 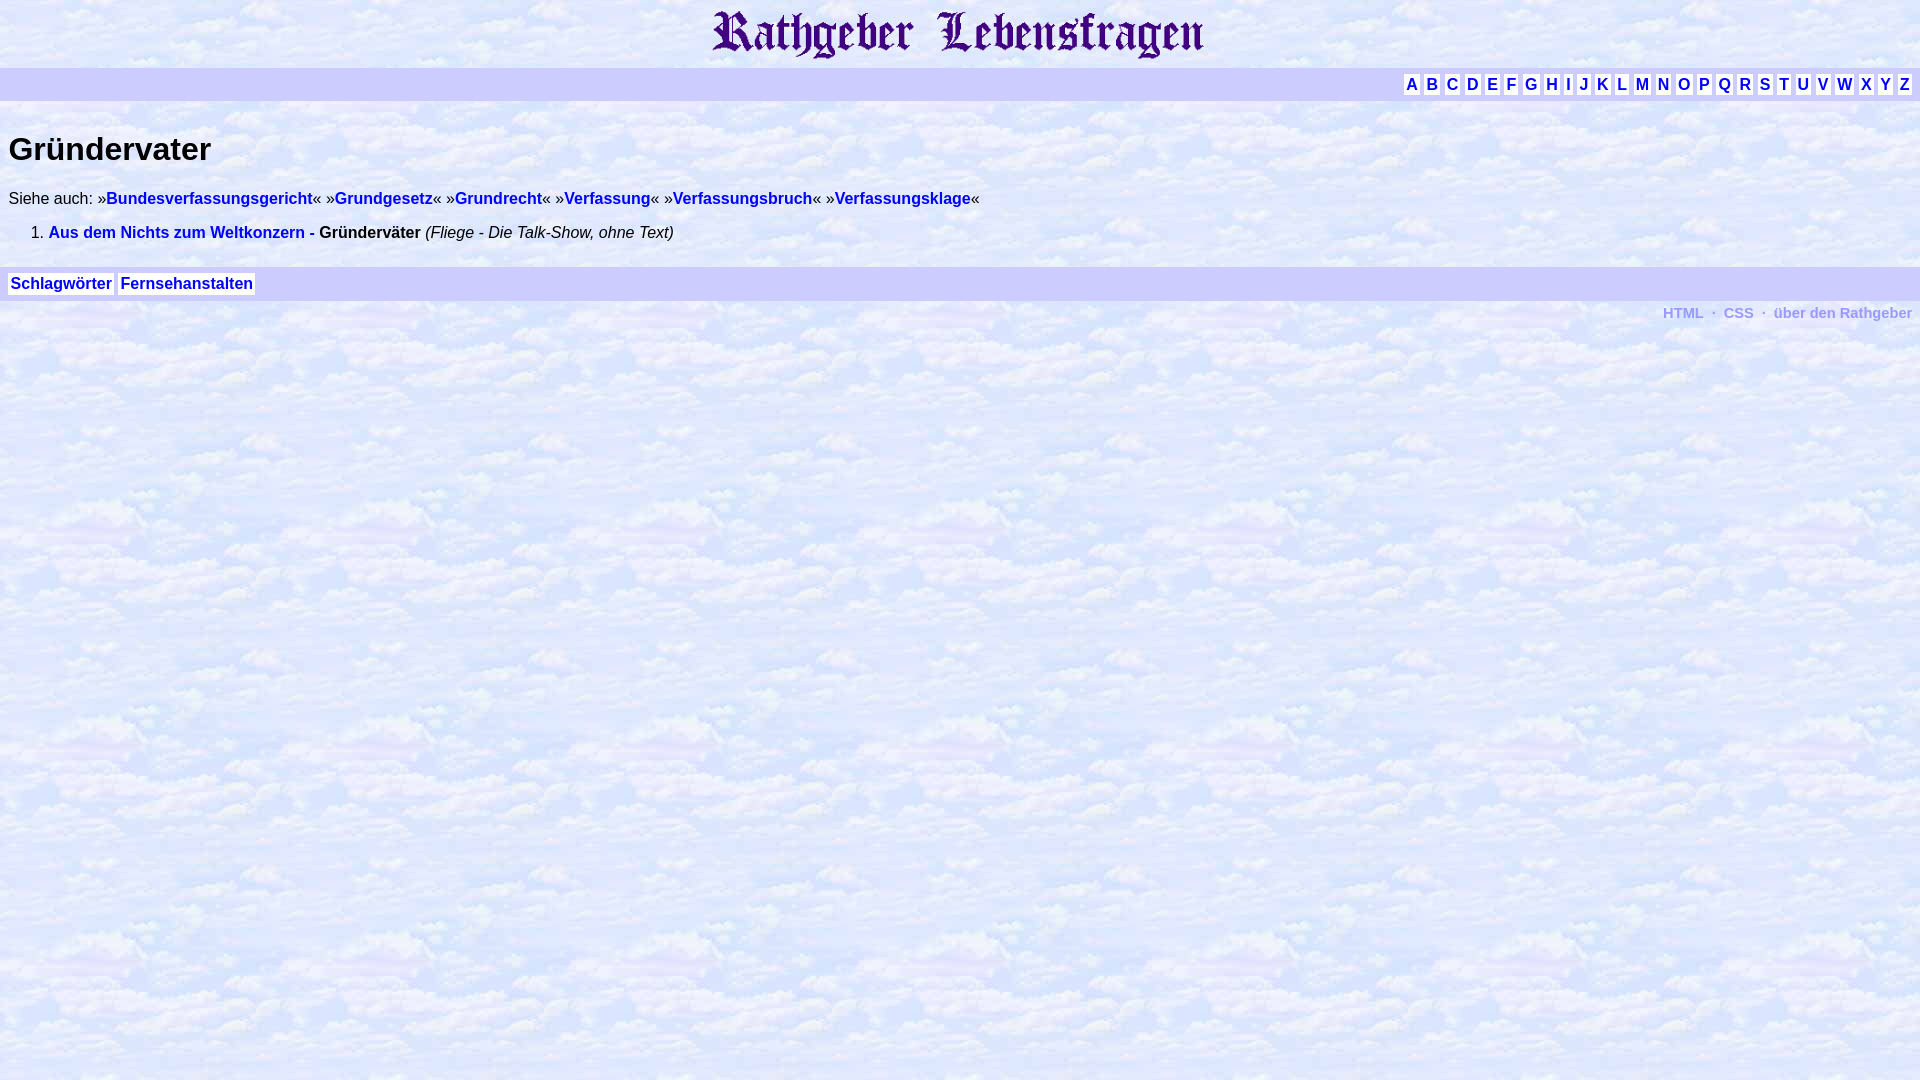 I want to click on 'G', so click(x=1530, y=83).